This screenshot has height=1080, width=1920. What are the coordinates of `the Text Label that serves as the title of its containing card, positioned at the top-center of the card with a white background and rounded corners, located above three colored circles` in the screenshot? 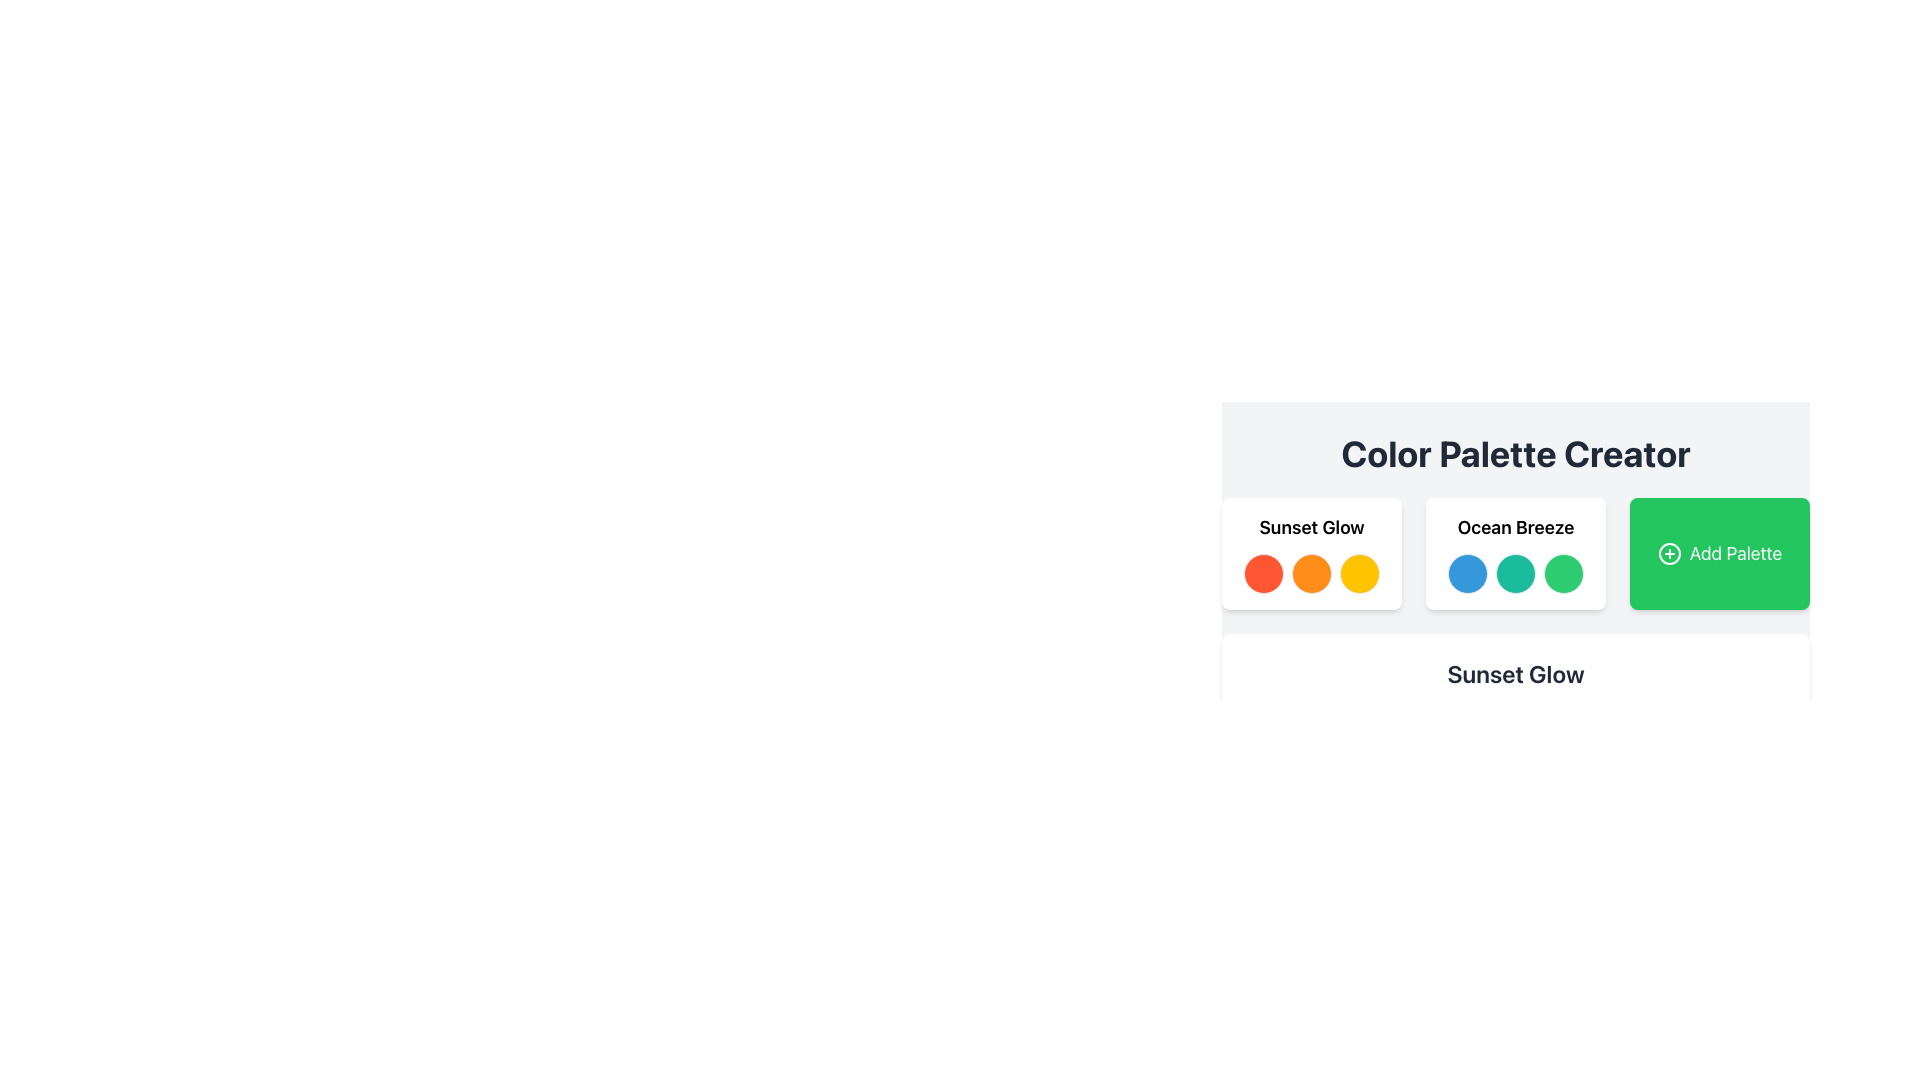 It's located at (1516, 527).